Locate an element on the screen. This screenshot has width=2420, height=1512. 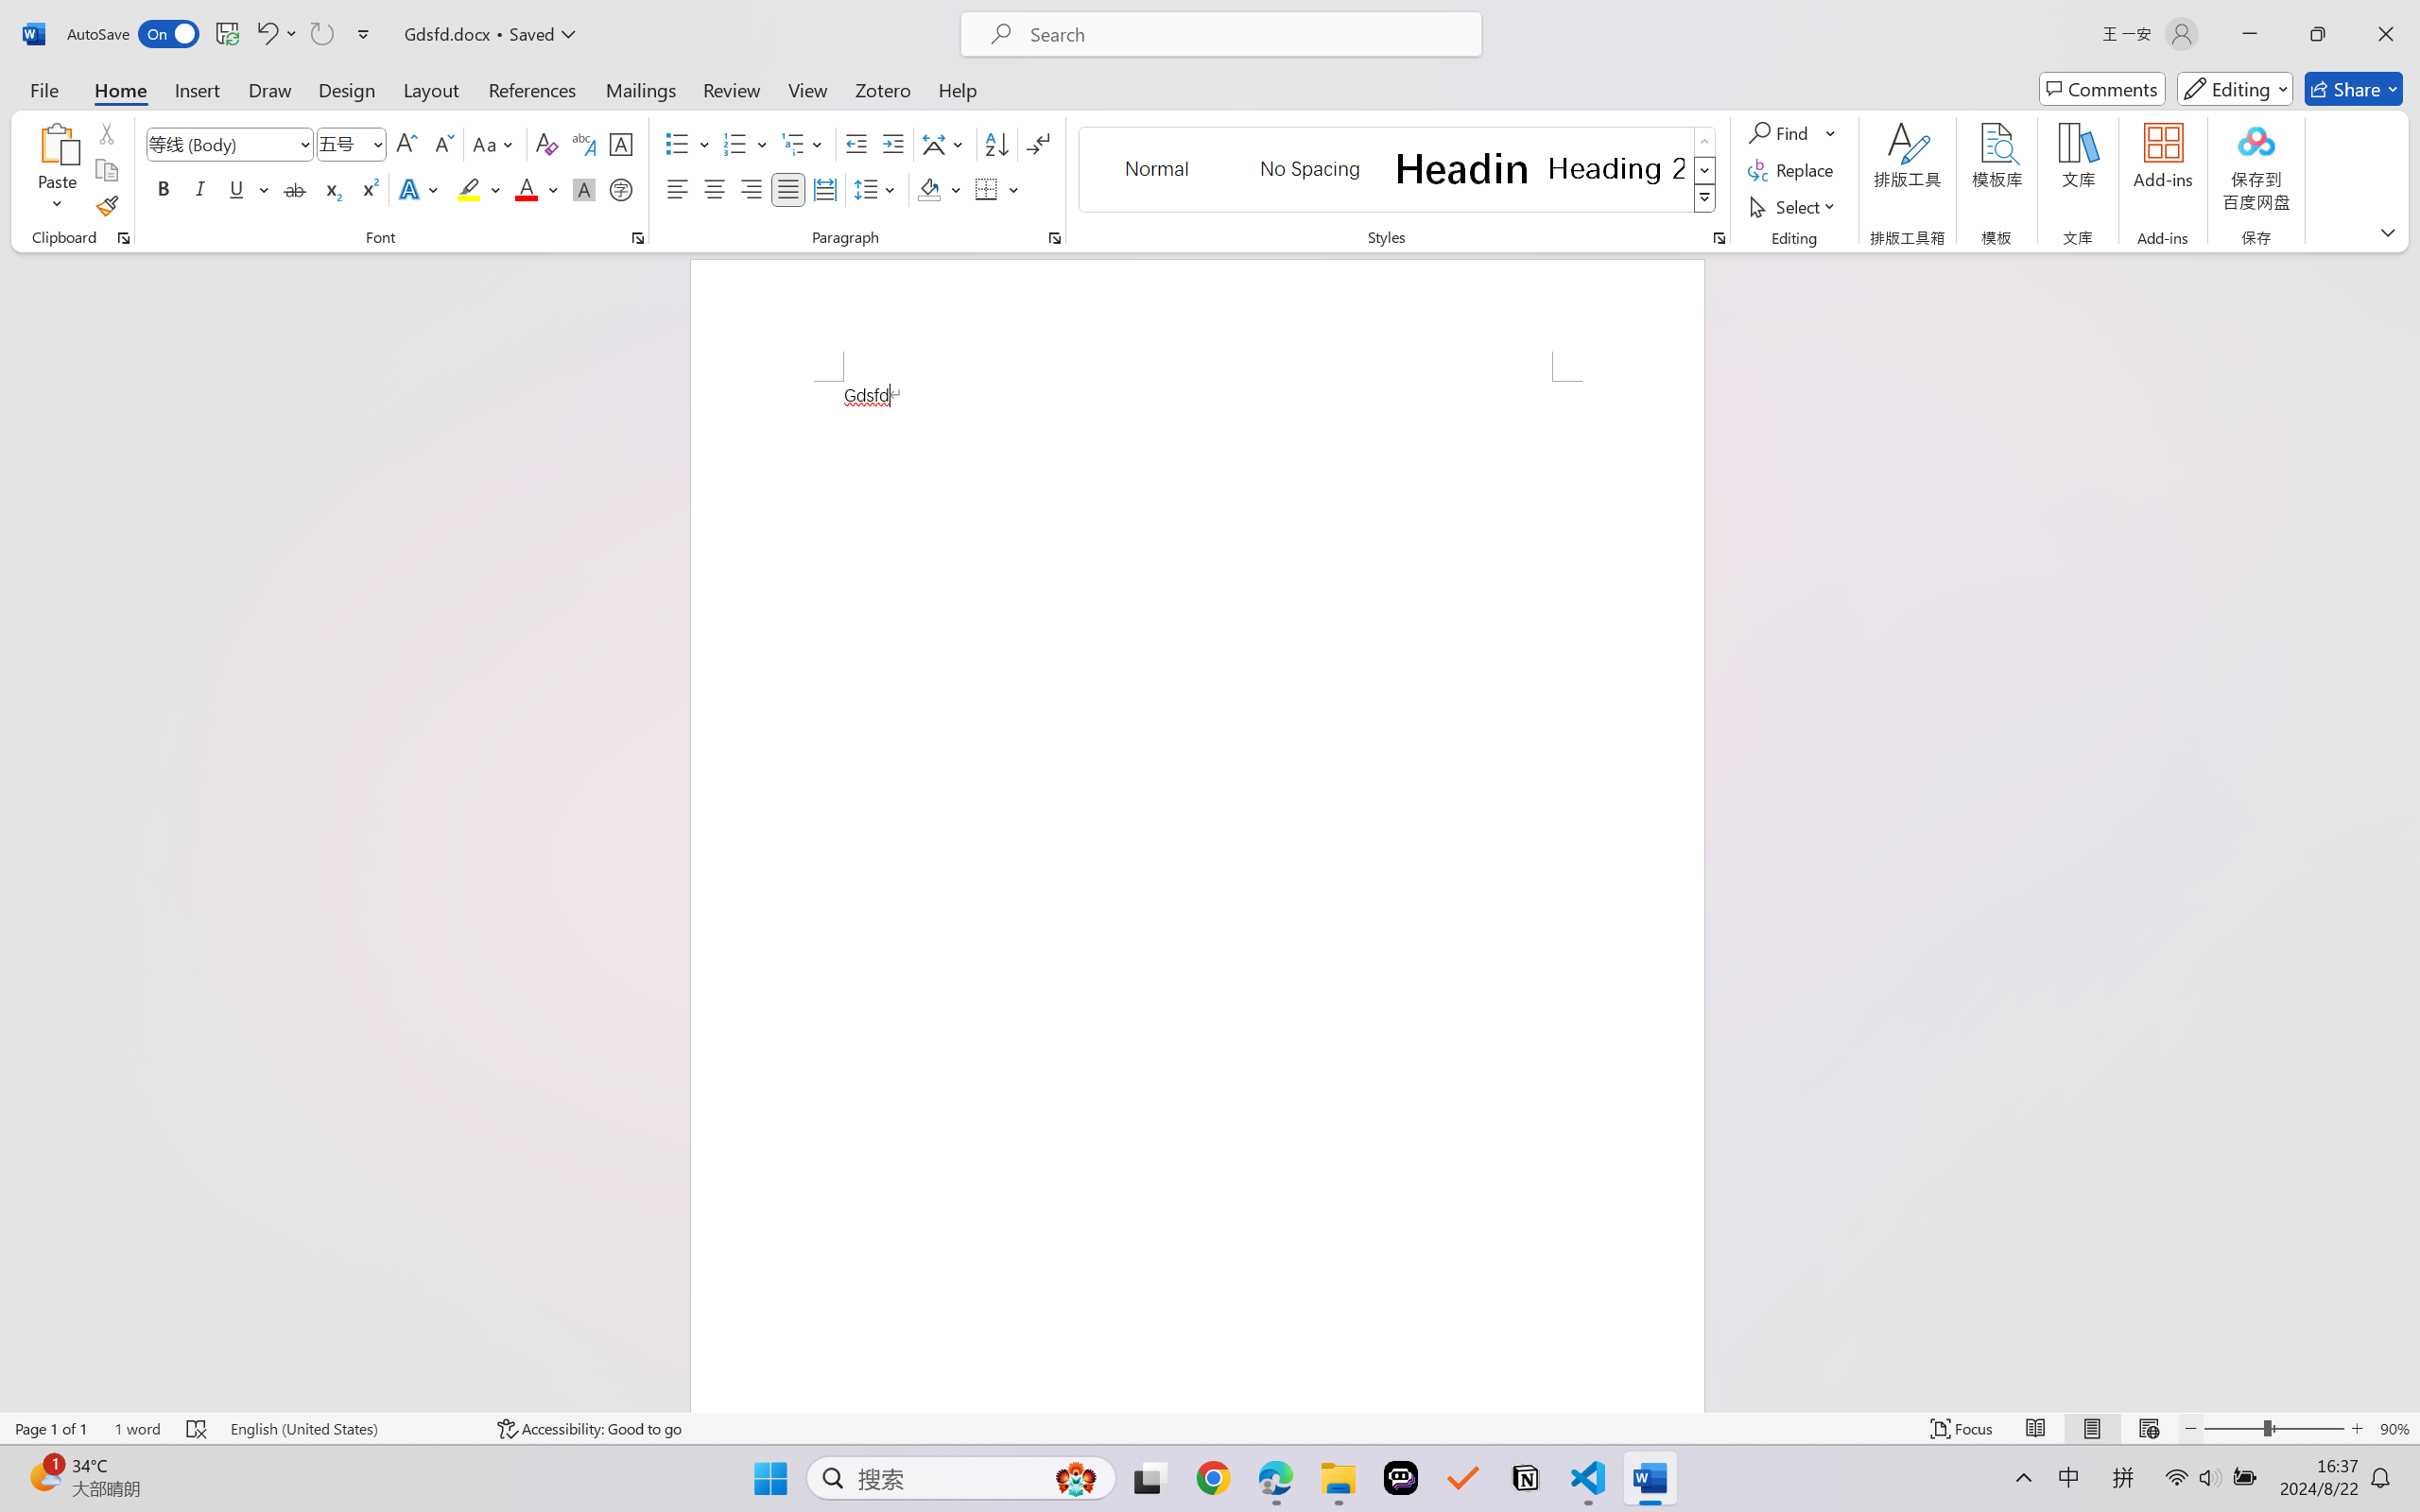
'Grow Font' is located at coordinates (406, 144).